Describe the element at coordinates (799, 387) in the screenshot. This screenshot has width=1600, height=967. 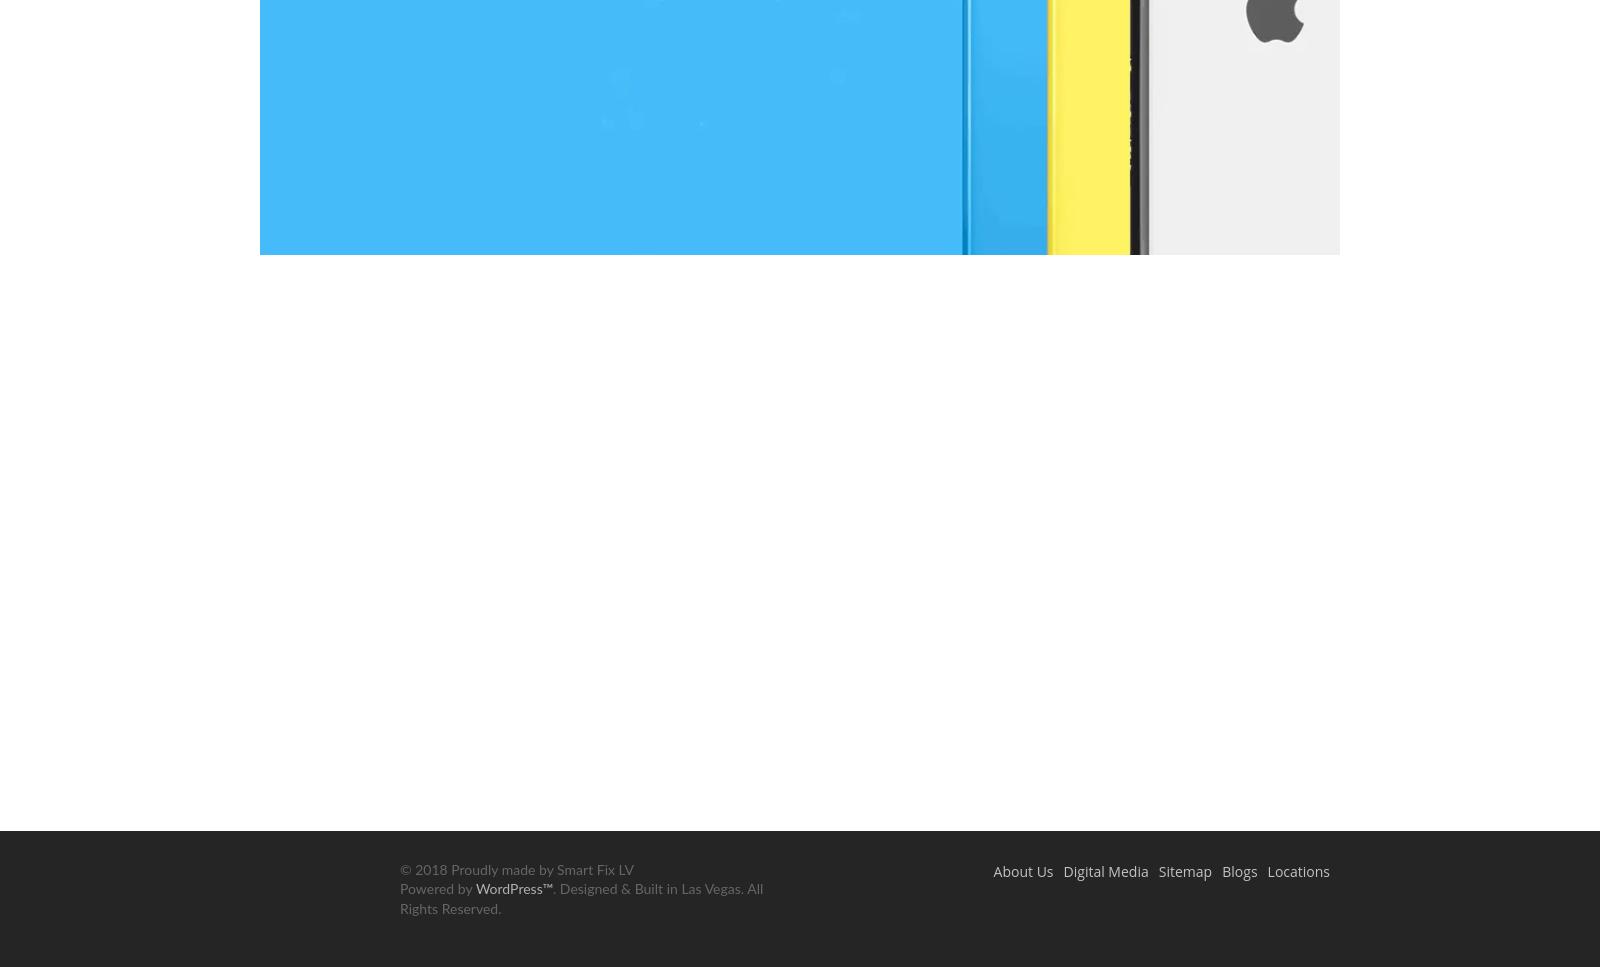
I see `'Don't forget to Back up your iPhone'` at that location.